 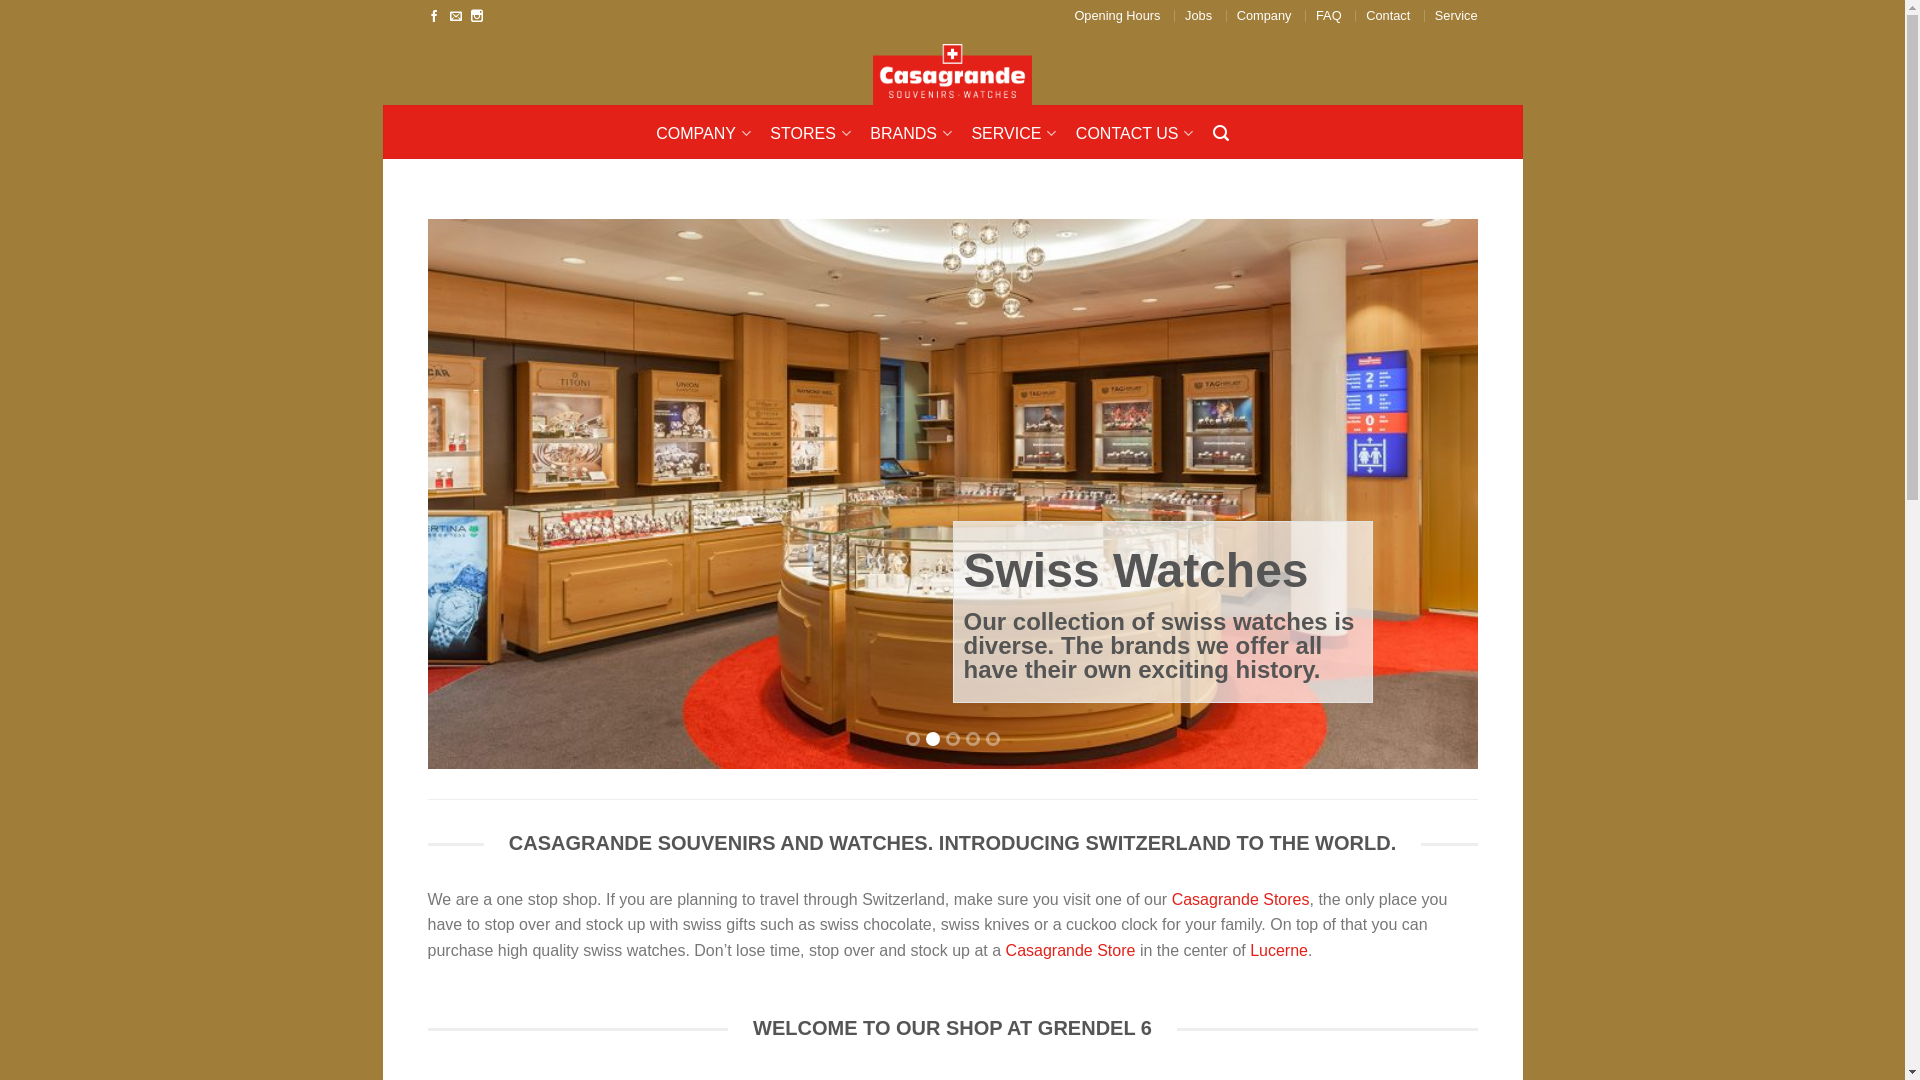 I want to click on 'Lucerne', so click(x=1277, y=949).